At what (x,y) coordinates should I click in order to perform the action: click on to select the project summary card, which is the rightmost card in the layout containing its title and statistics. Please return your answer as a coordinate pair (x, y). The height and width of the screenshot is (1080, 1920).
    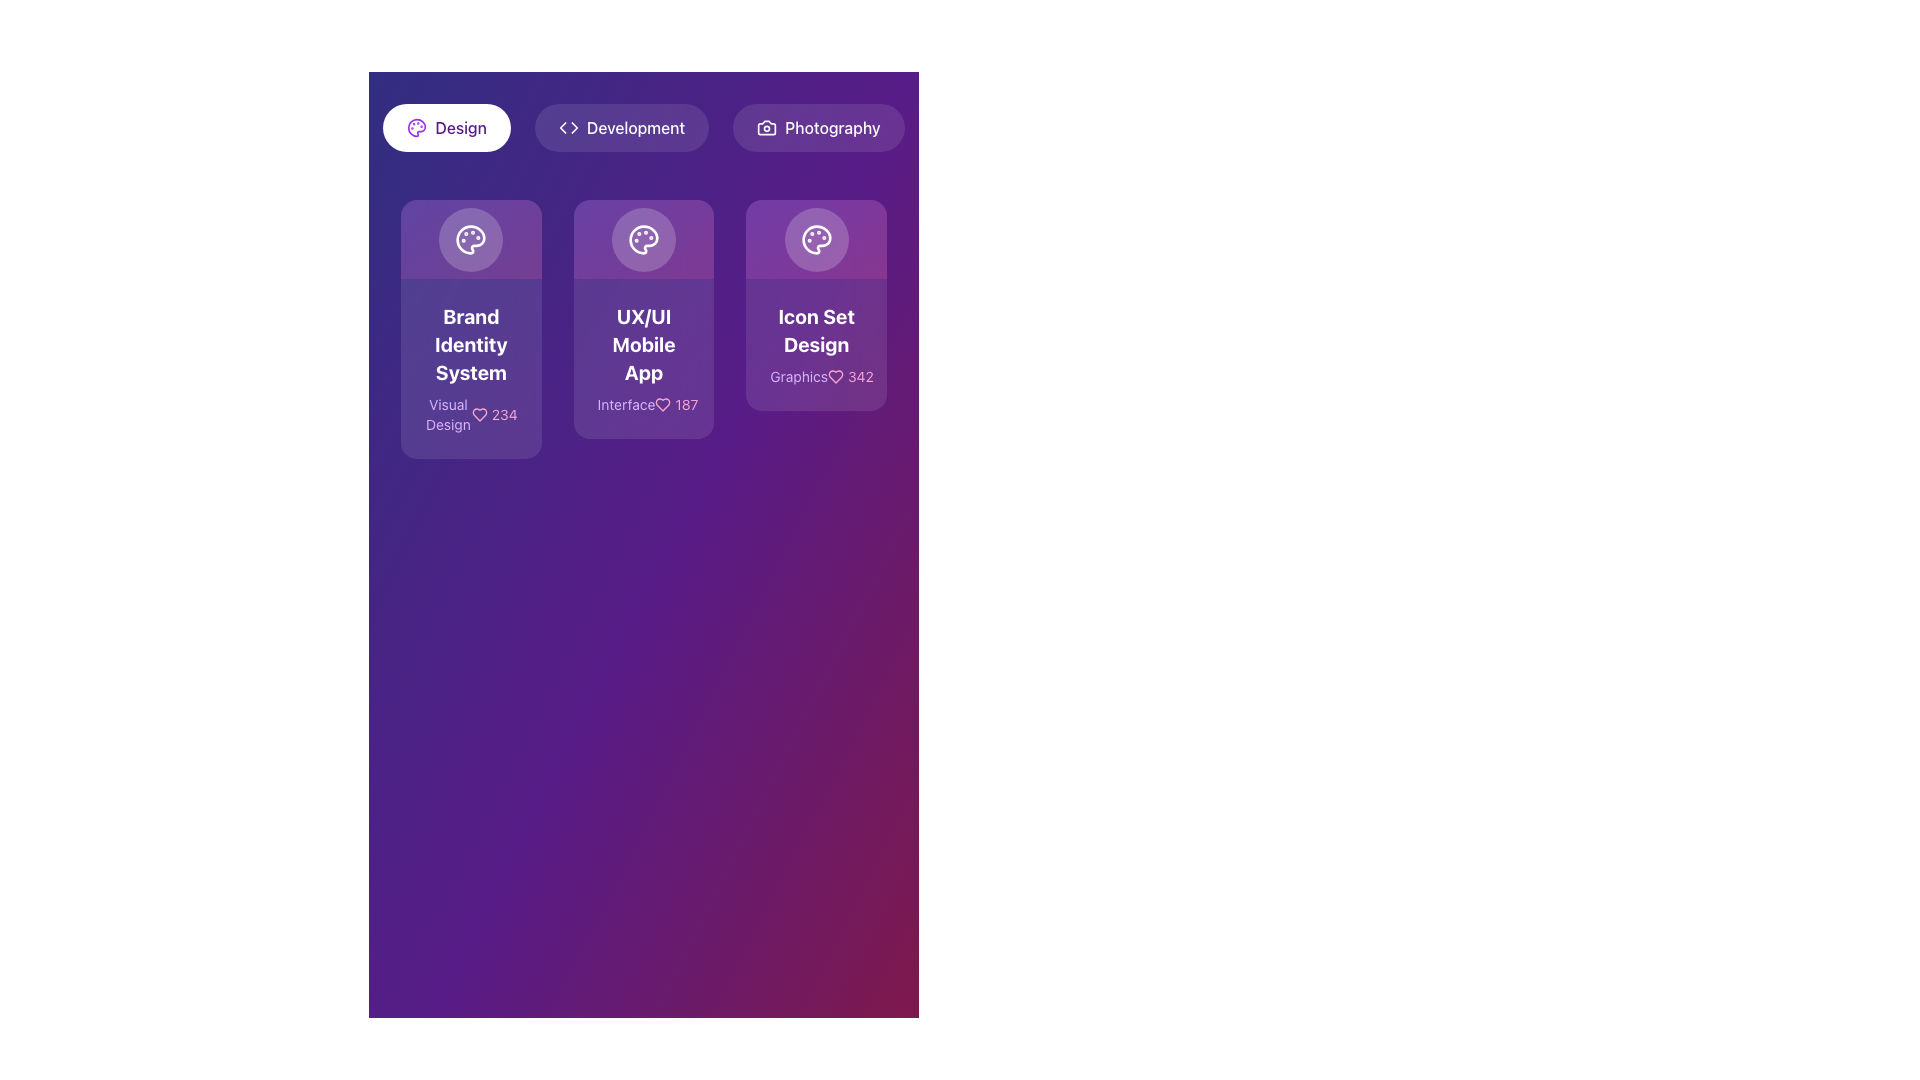
    Looking at the image, I should click on (816, 344).